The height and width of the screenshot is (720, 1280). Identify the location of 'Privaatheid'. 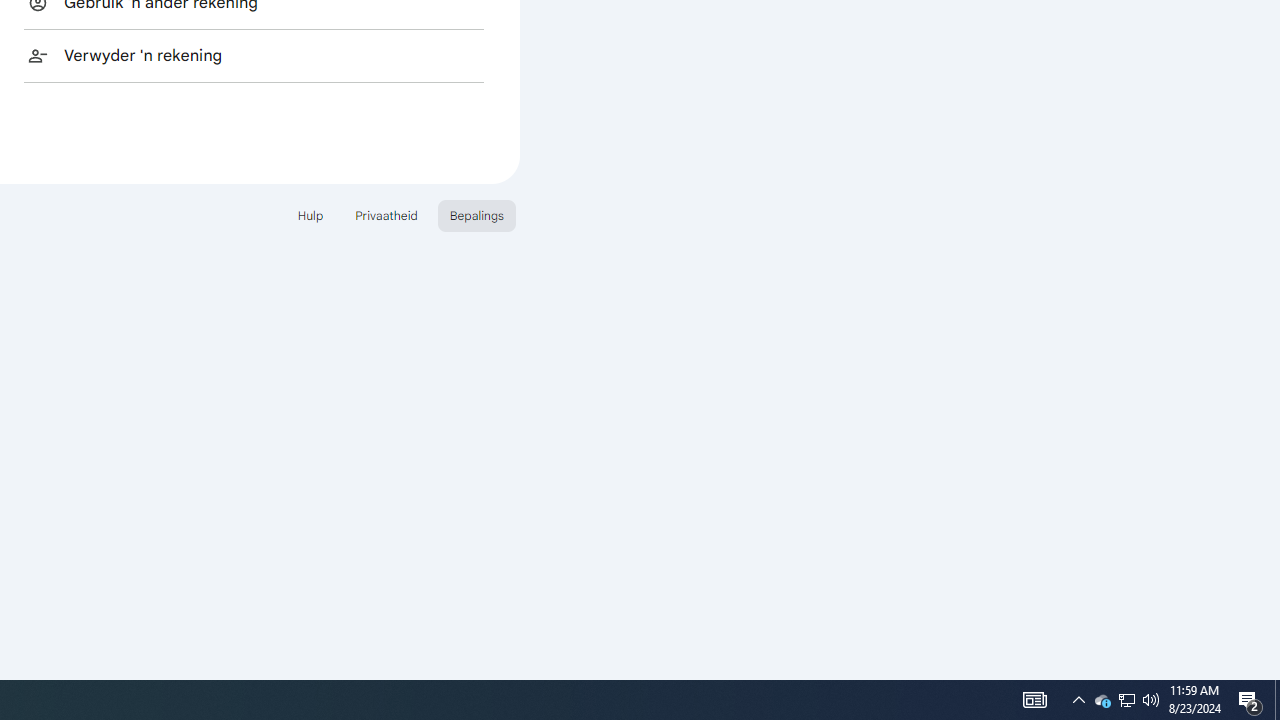
(386, 215).